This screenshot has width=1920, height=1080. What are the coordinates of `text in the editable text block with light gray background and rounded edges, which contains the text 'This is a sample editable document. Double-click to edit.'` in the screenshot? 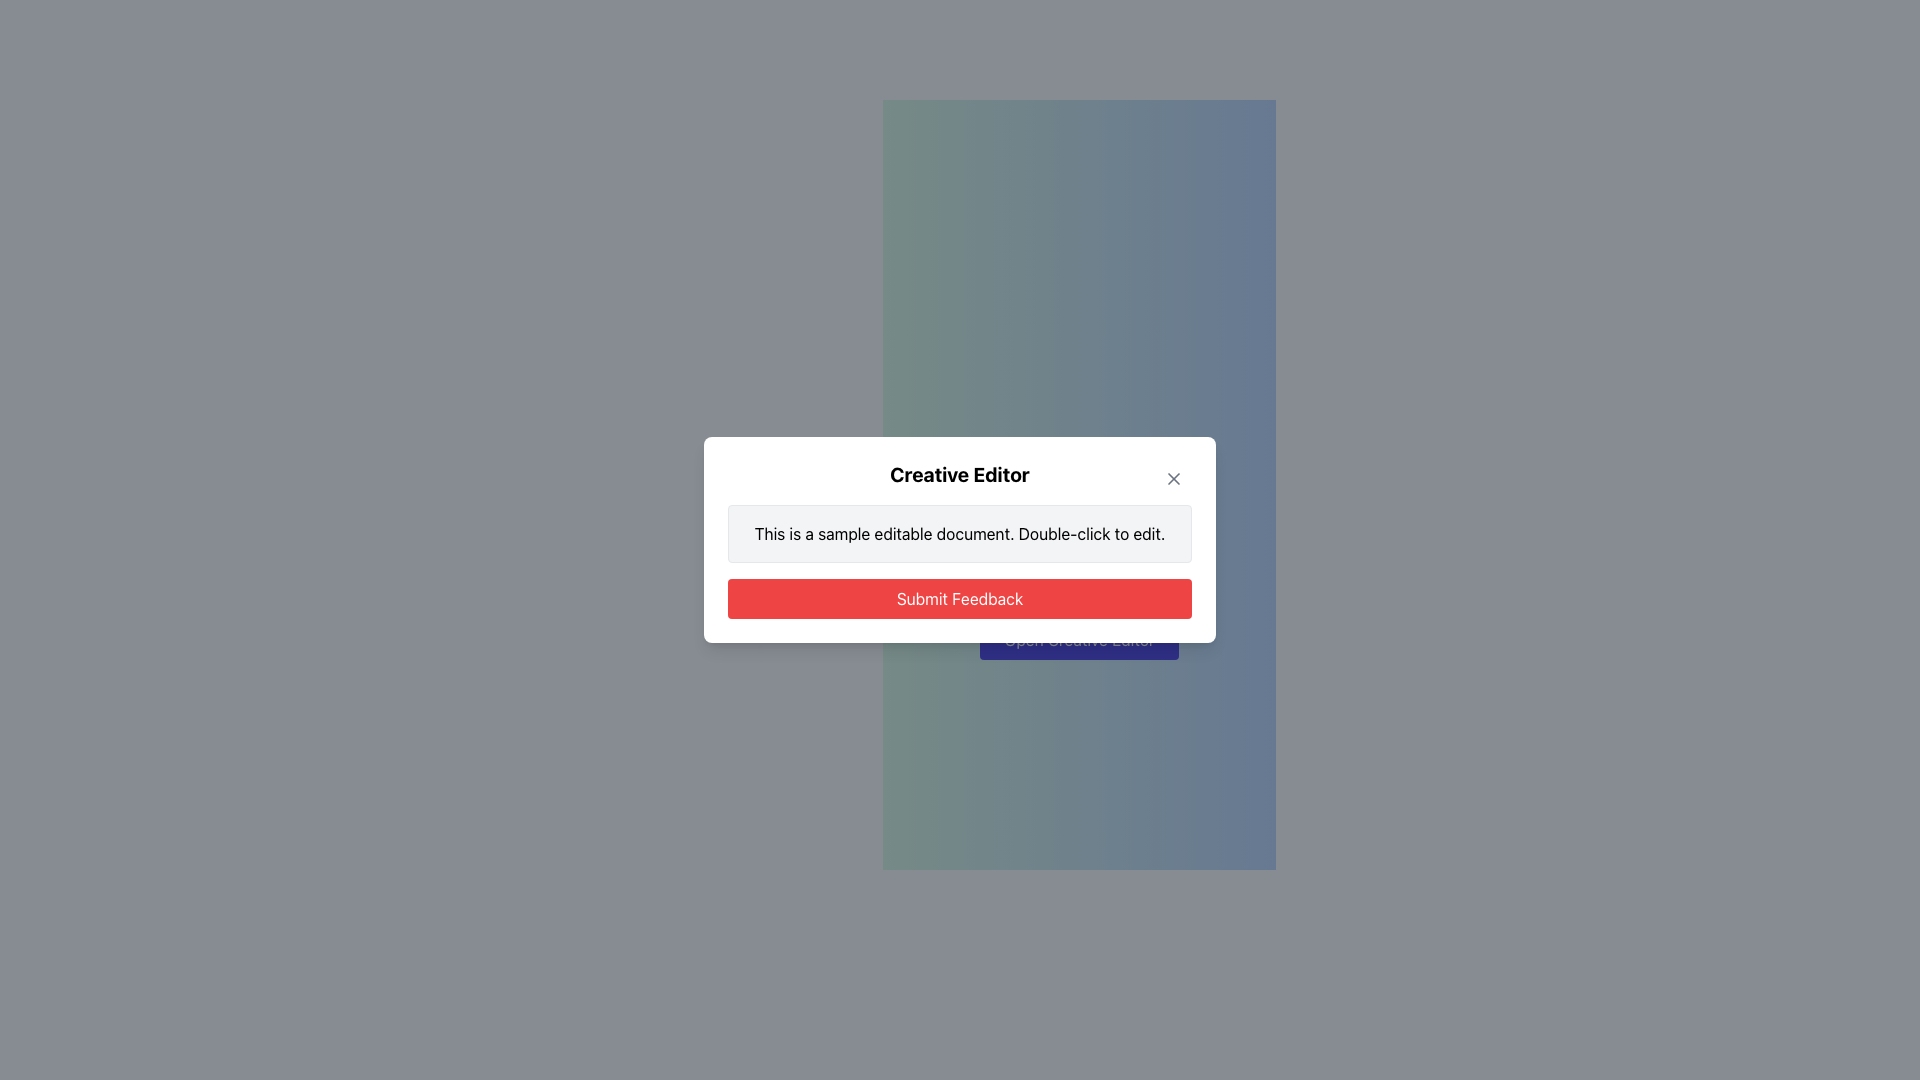 It's located at (960, 540).